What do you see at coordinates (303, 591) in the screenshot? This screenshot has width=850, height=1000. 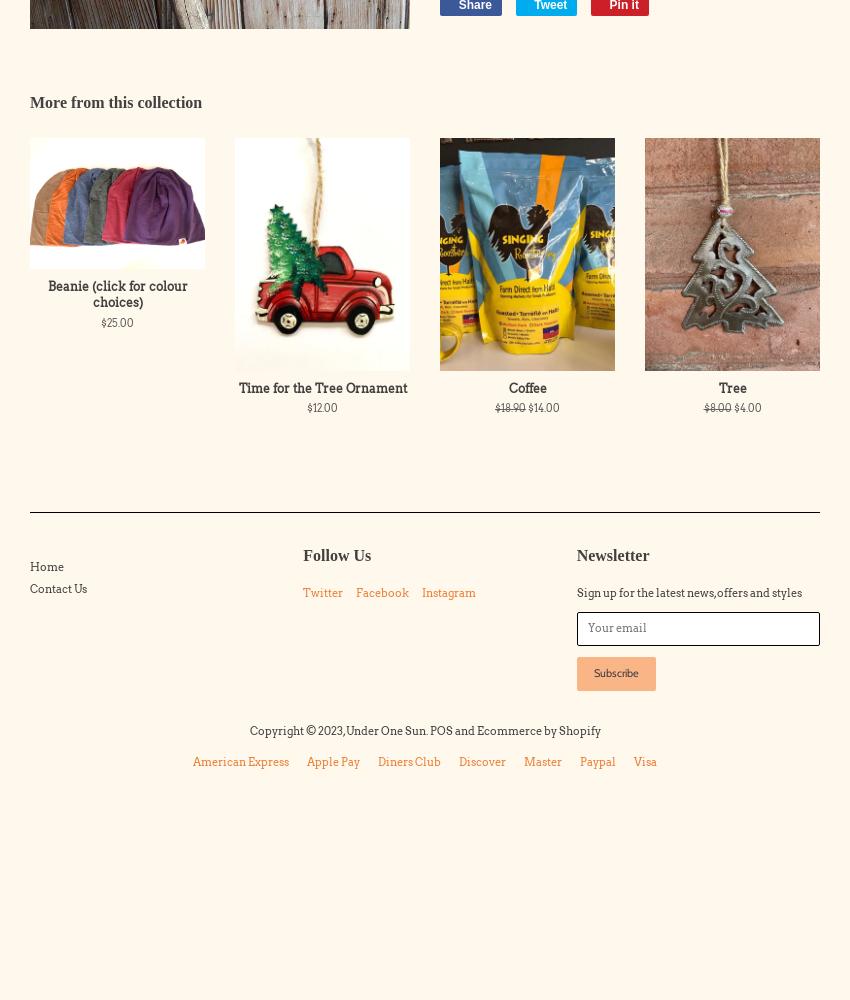 I see `'Twitter'` at bounding box center [303, 591].